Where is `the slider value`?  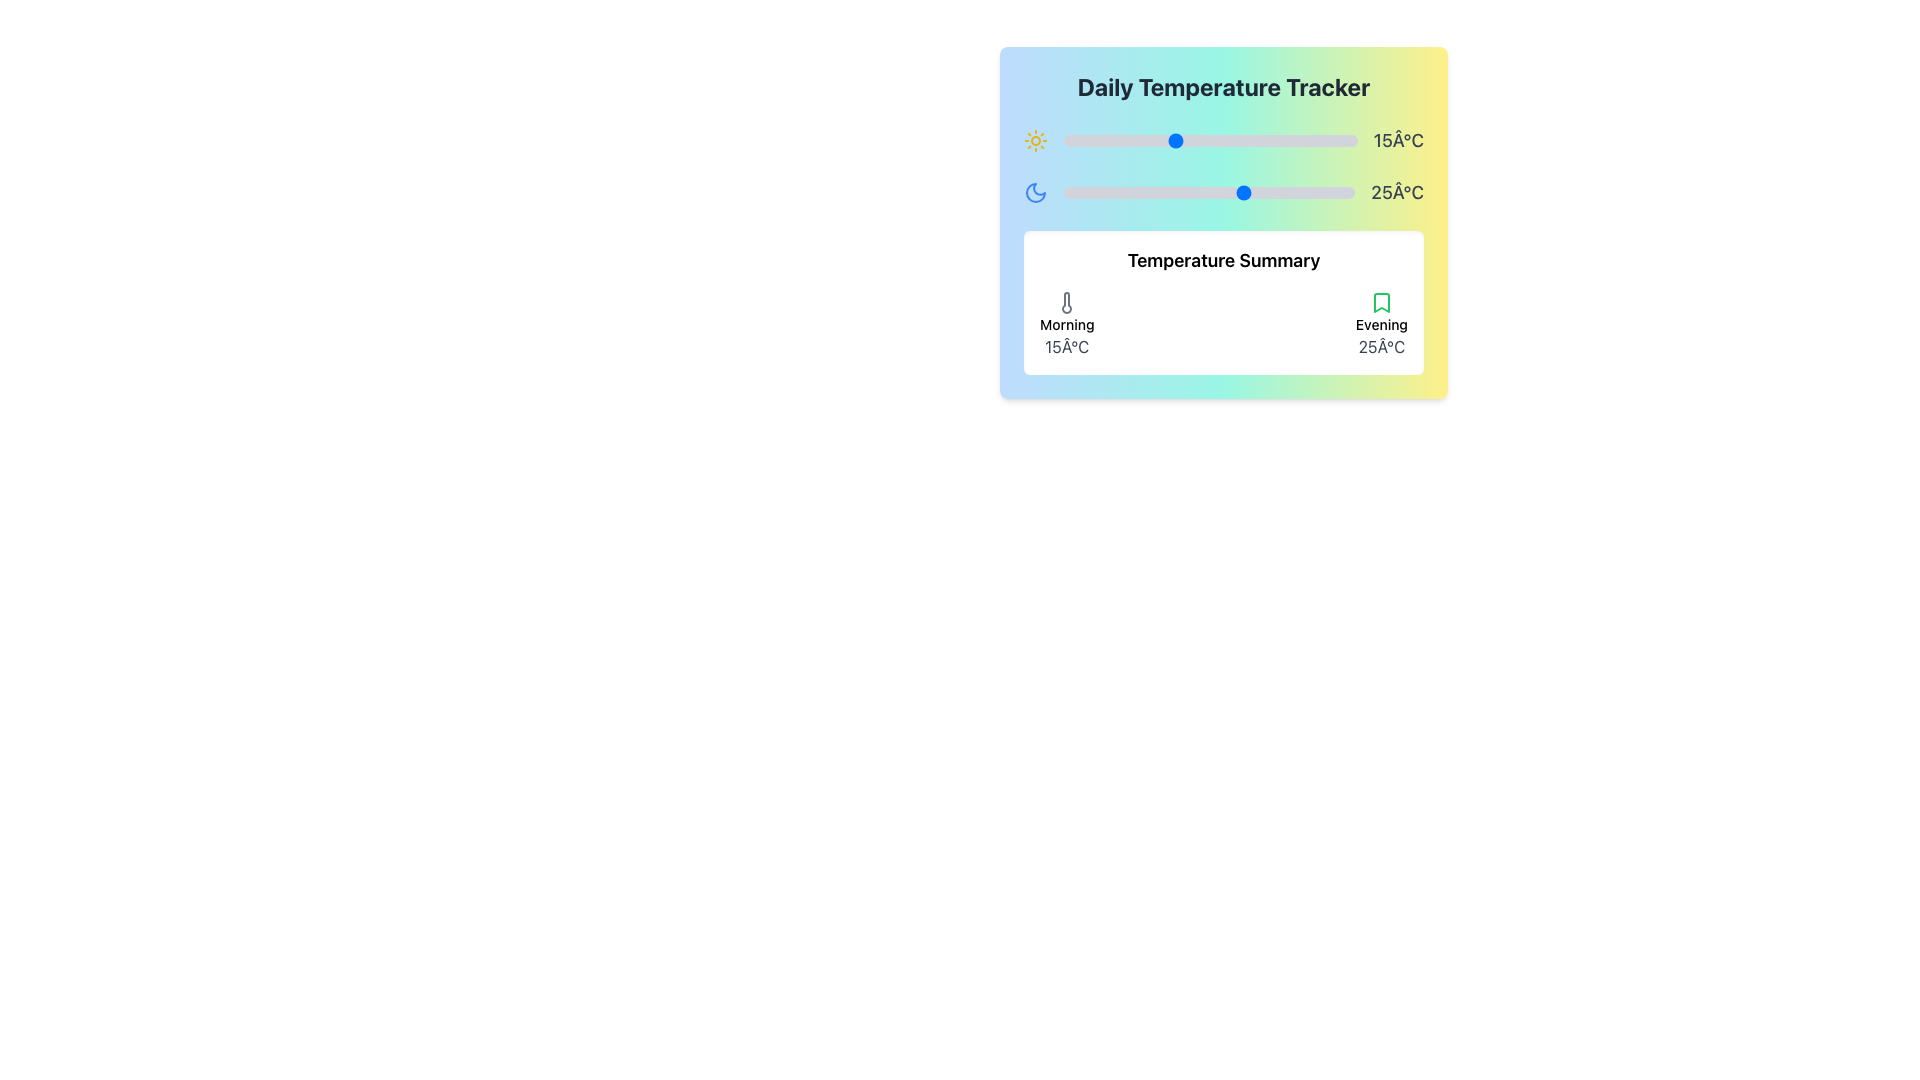 the slider value is located at coordinates (1070, 192).